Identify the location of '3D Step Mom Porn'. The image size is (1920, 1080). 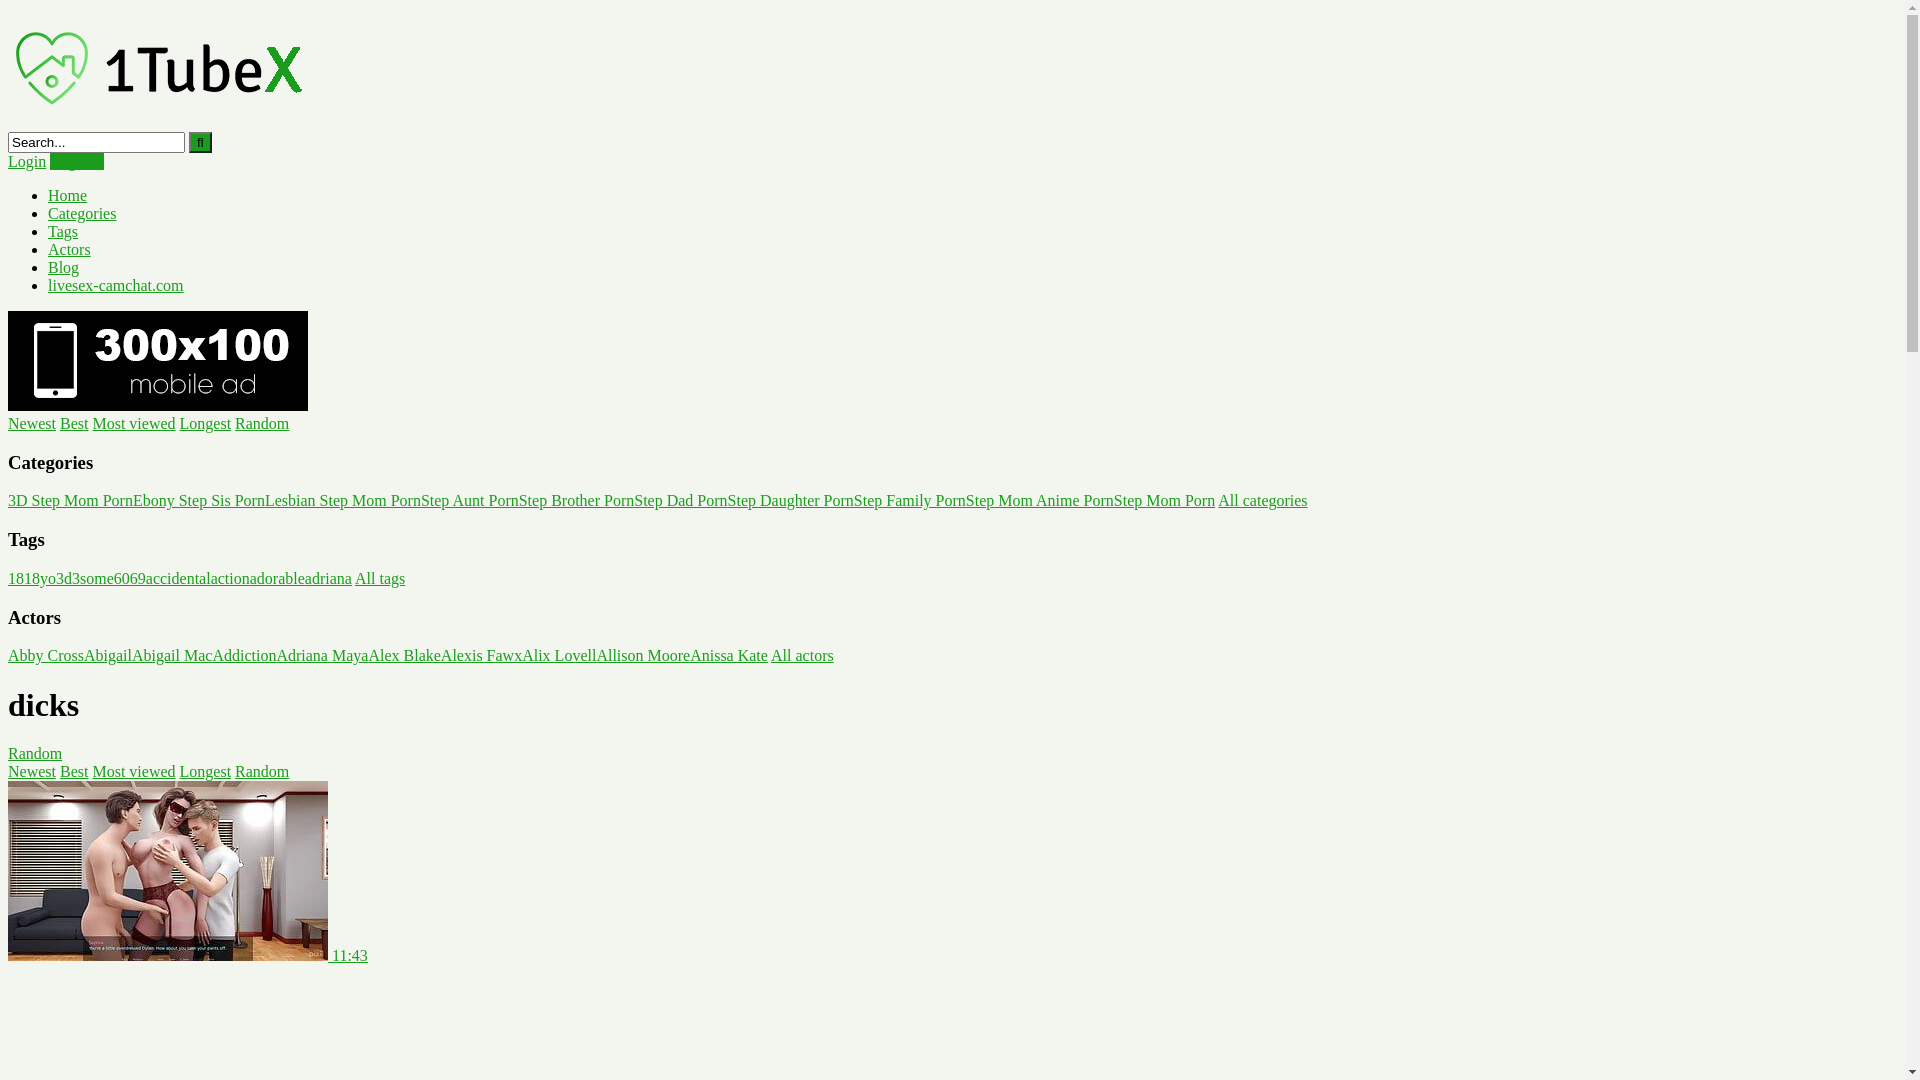
(8, 499).